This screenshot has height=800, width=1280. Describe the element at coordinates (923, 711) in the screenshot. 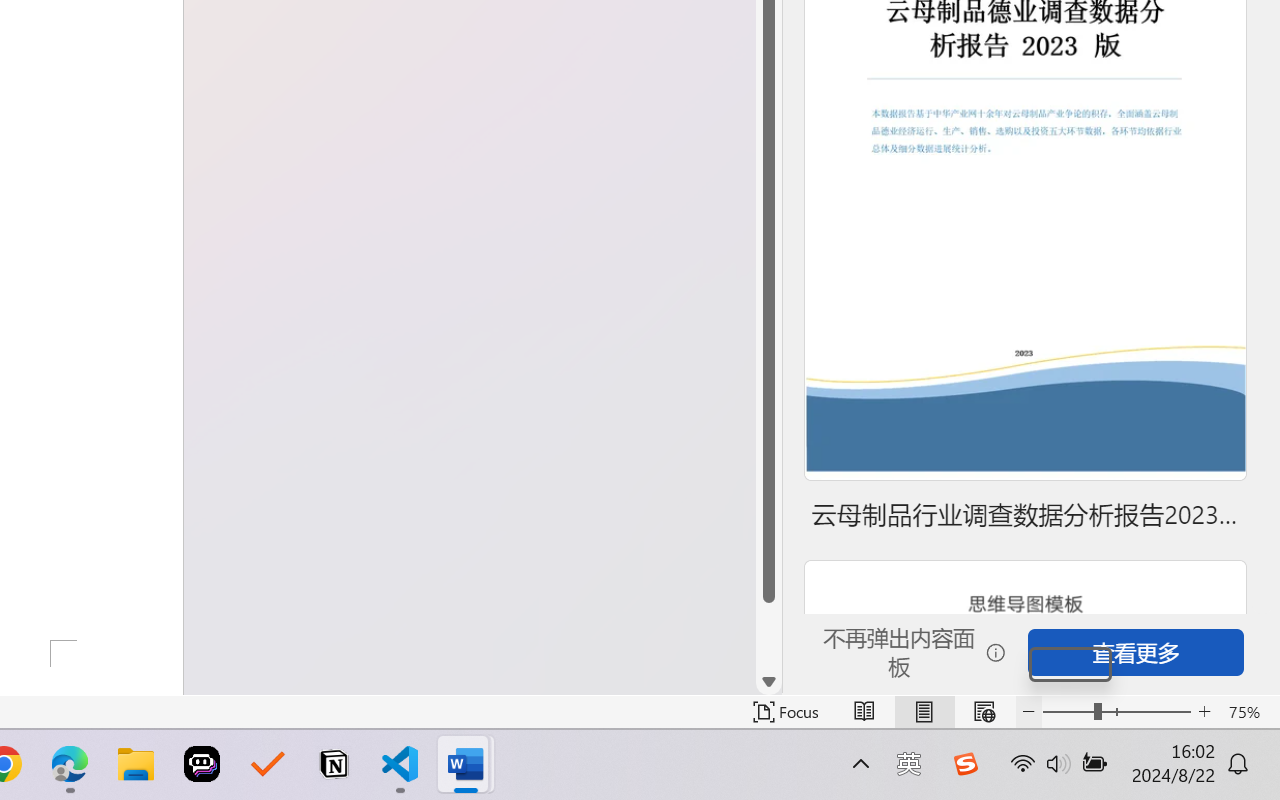

I see `'Print Layout'` at that location.